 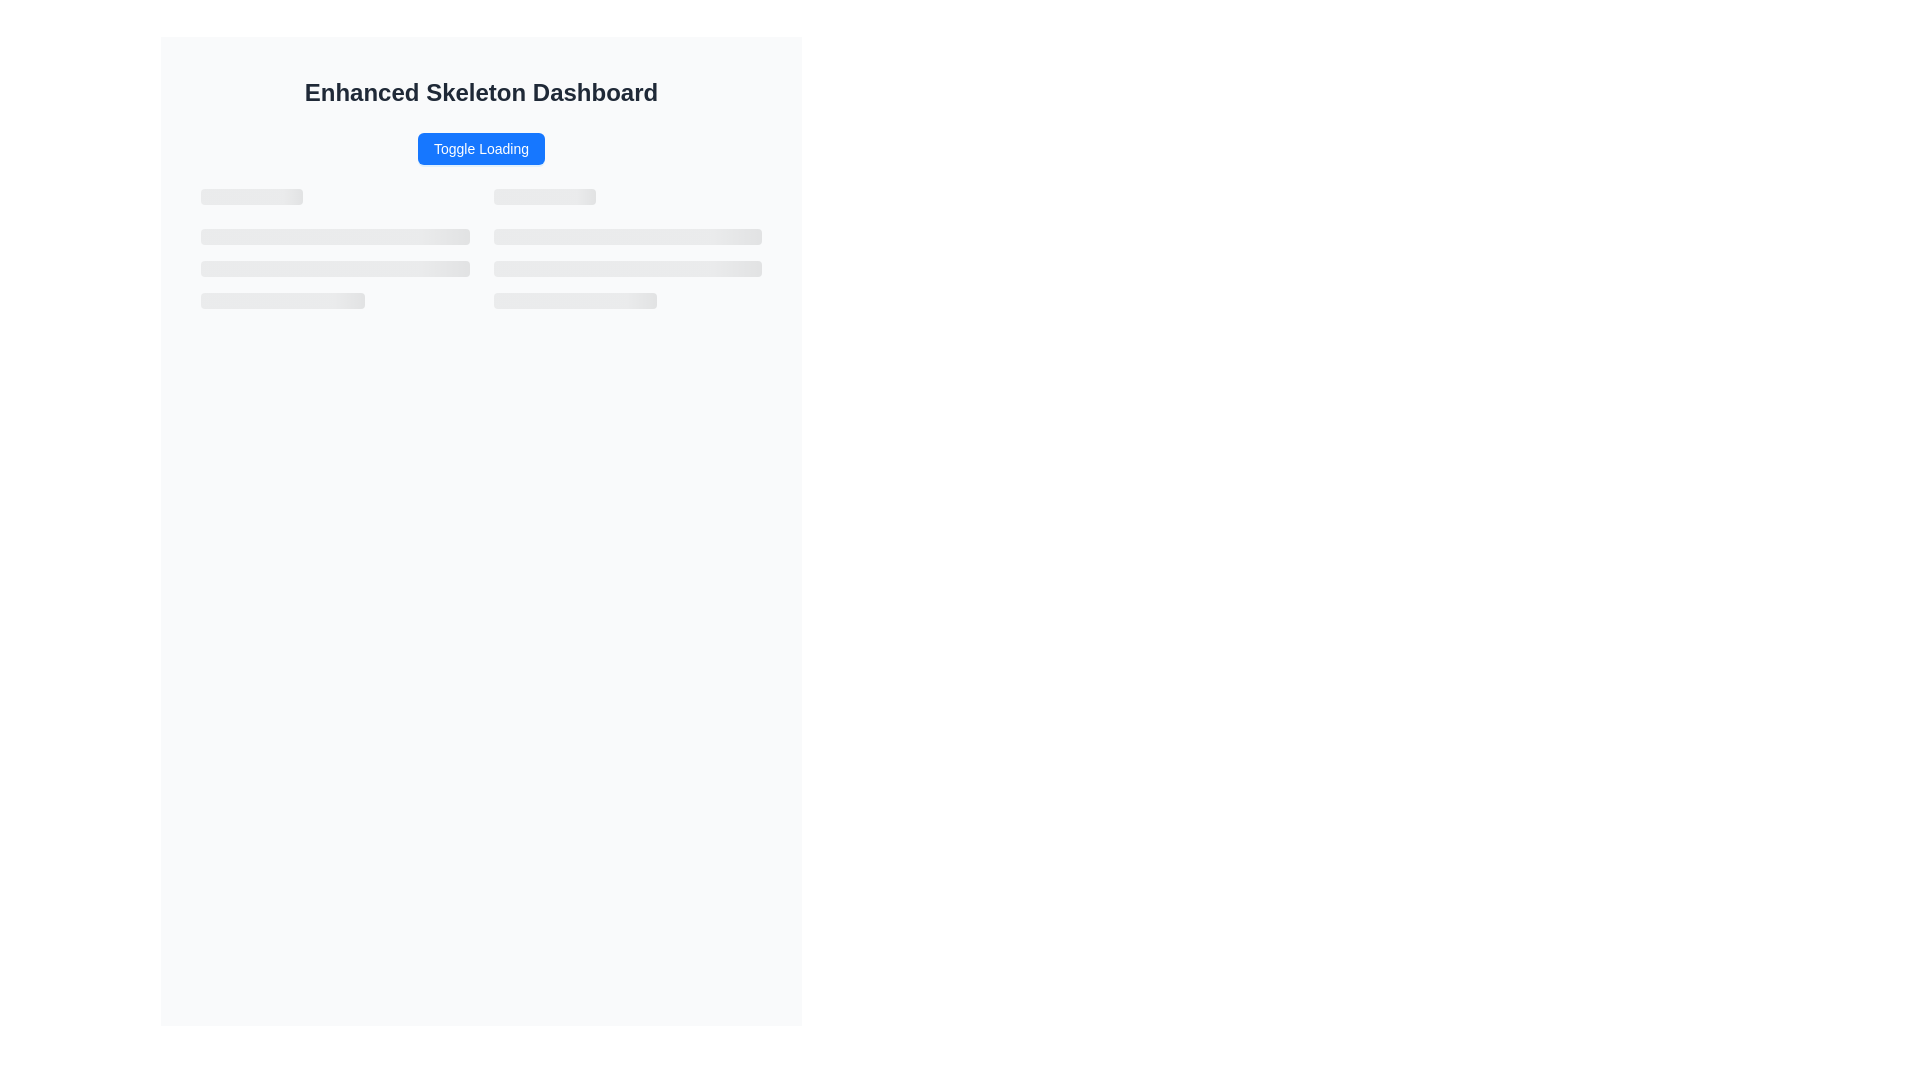 What do you see at coordinates (251, 196) in the screenshot?
I see `the Skeleton Placeholder element, which is a visual placeholder for a title during loading, located centrally near the top of its area, directly below the 'Toggle Loading' button` at bounding box center [251, 196].